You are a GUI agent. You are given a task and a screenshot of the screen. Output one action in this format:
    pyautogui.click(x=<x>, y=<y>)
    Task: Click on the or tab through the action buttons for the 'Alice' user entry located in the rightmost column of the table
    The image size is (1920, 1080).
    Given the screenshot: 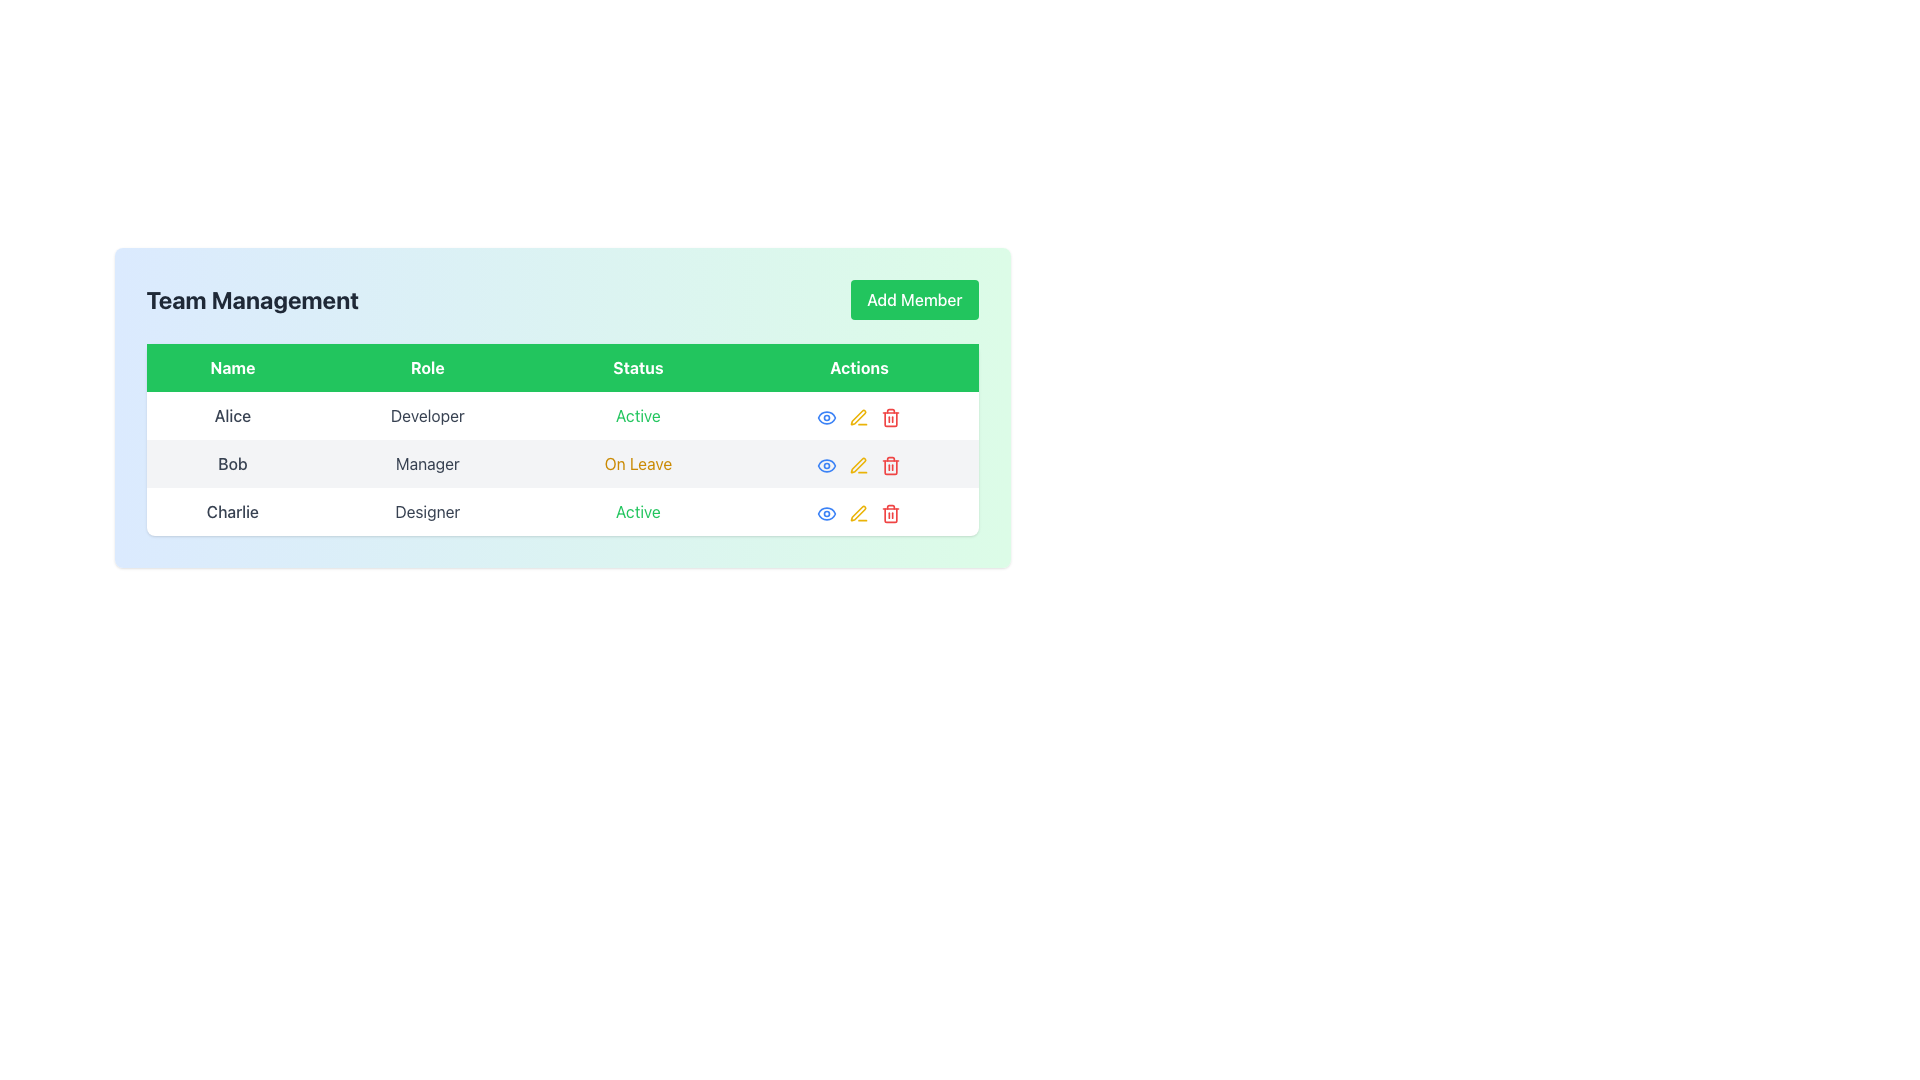 What is the action you would take?
    pyautogui.click(x=859, y=415)
    